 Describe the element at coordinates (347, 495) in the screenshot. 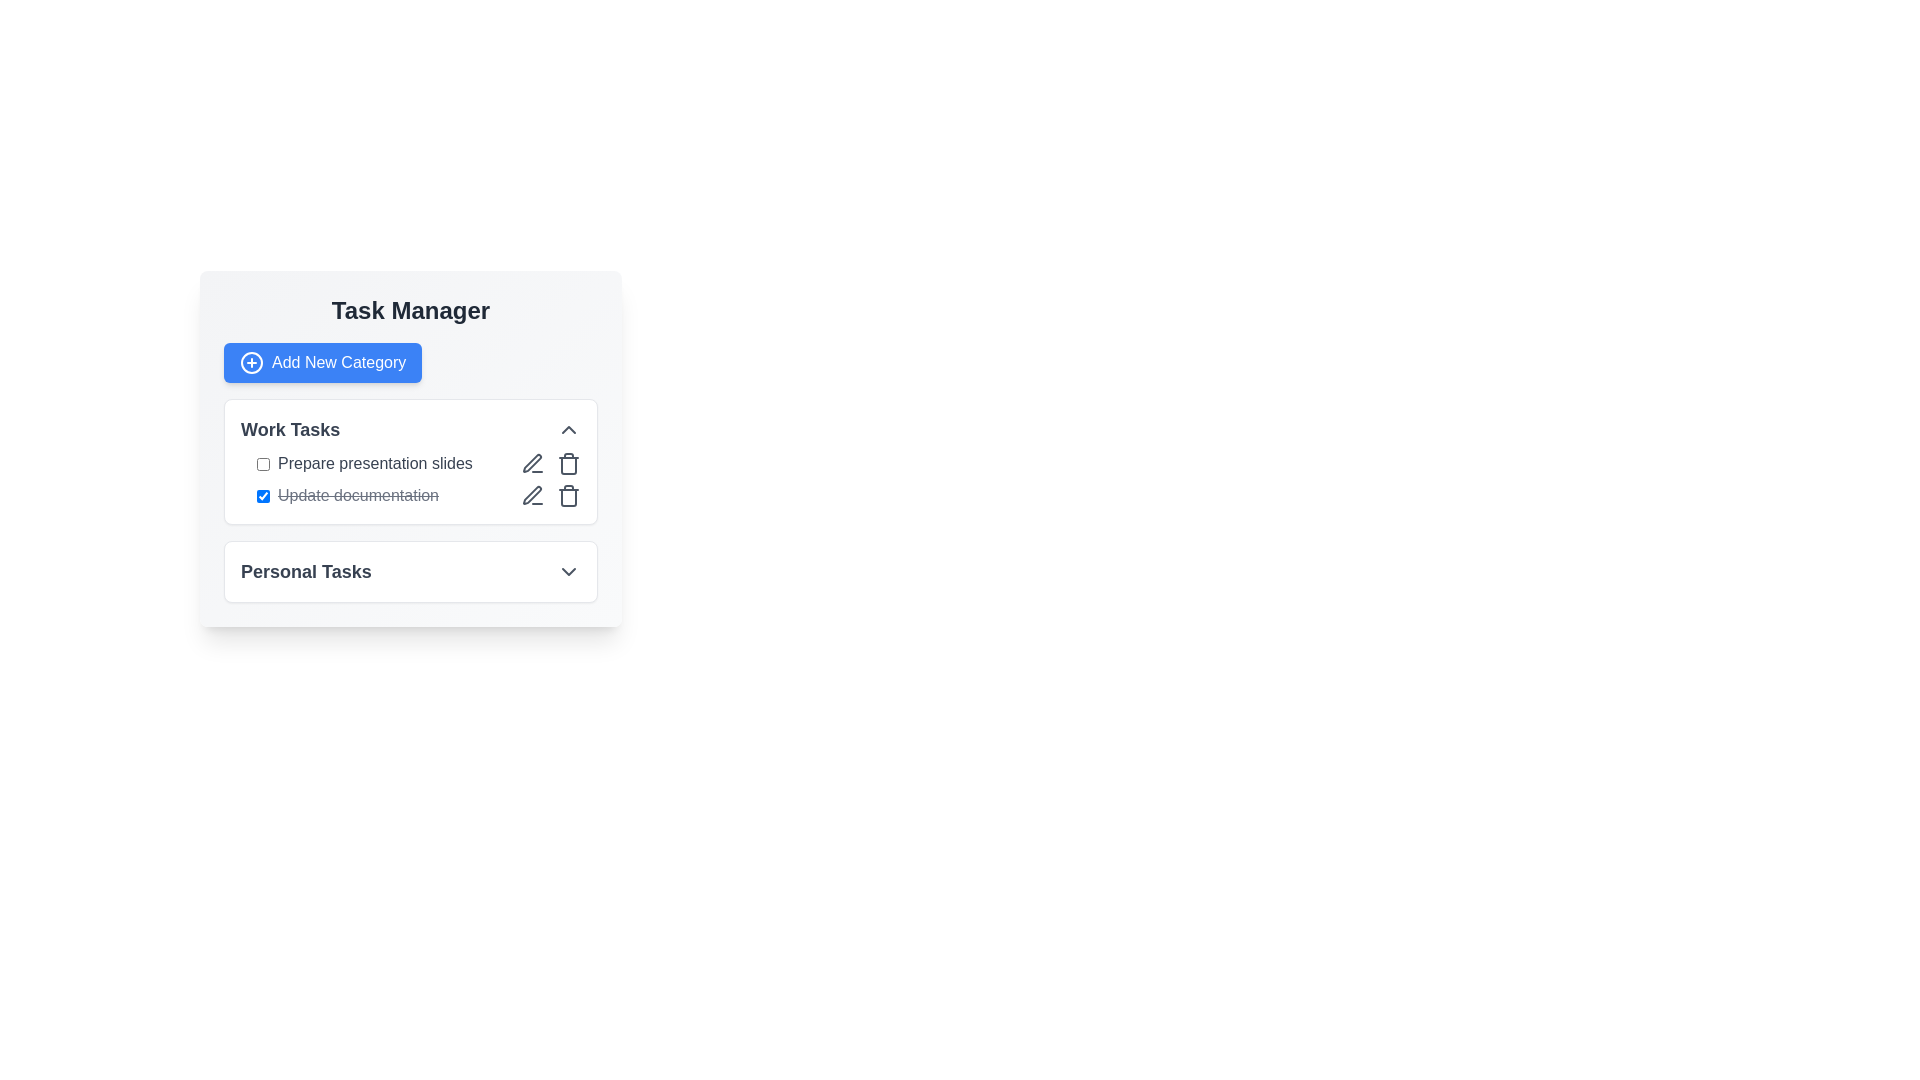

I see `the 'Update documentation' task label to focus or view task details` at that location.